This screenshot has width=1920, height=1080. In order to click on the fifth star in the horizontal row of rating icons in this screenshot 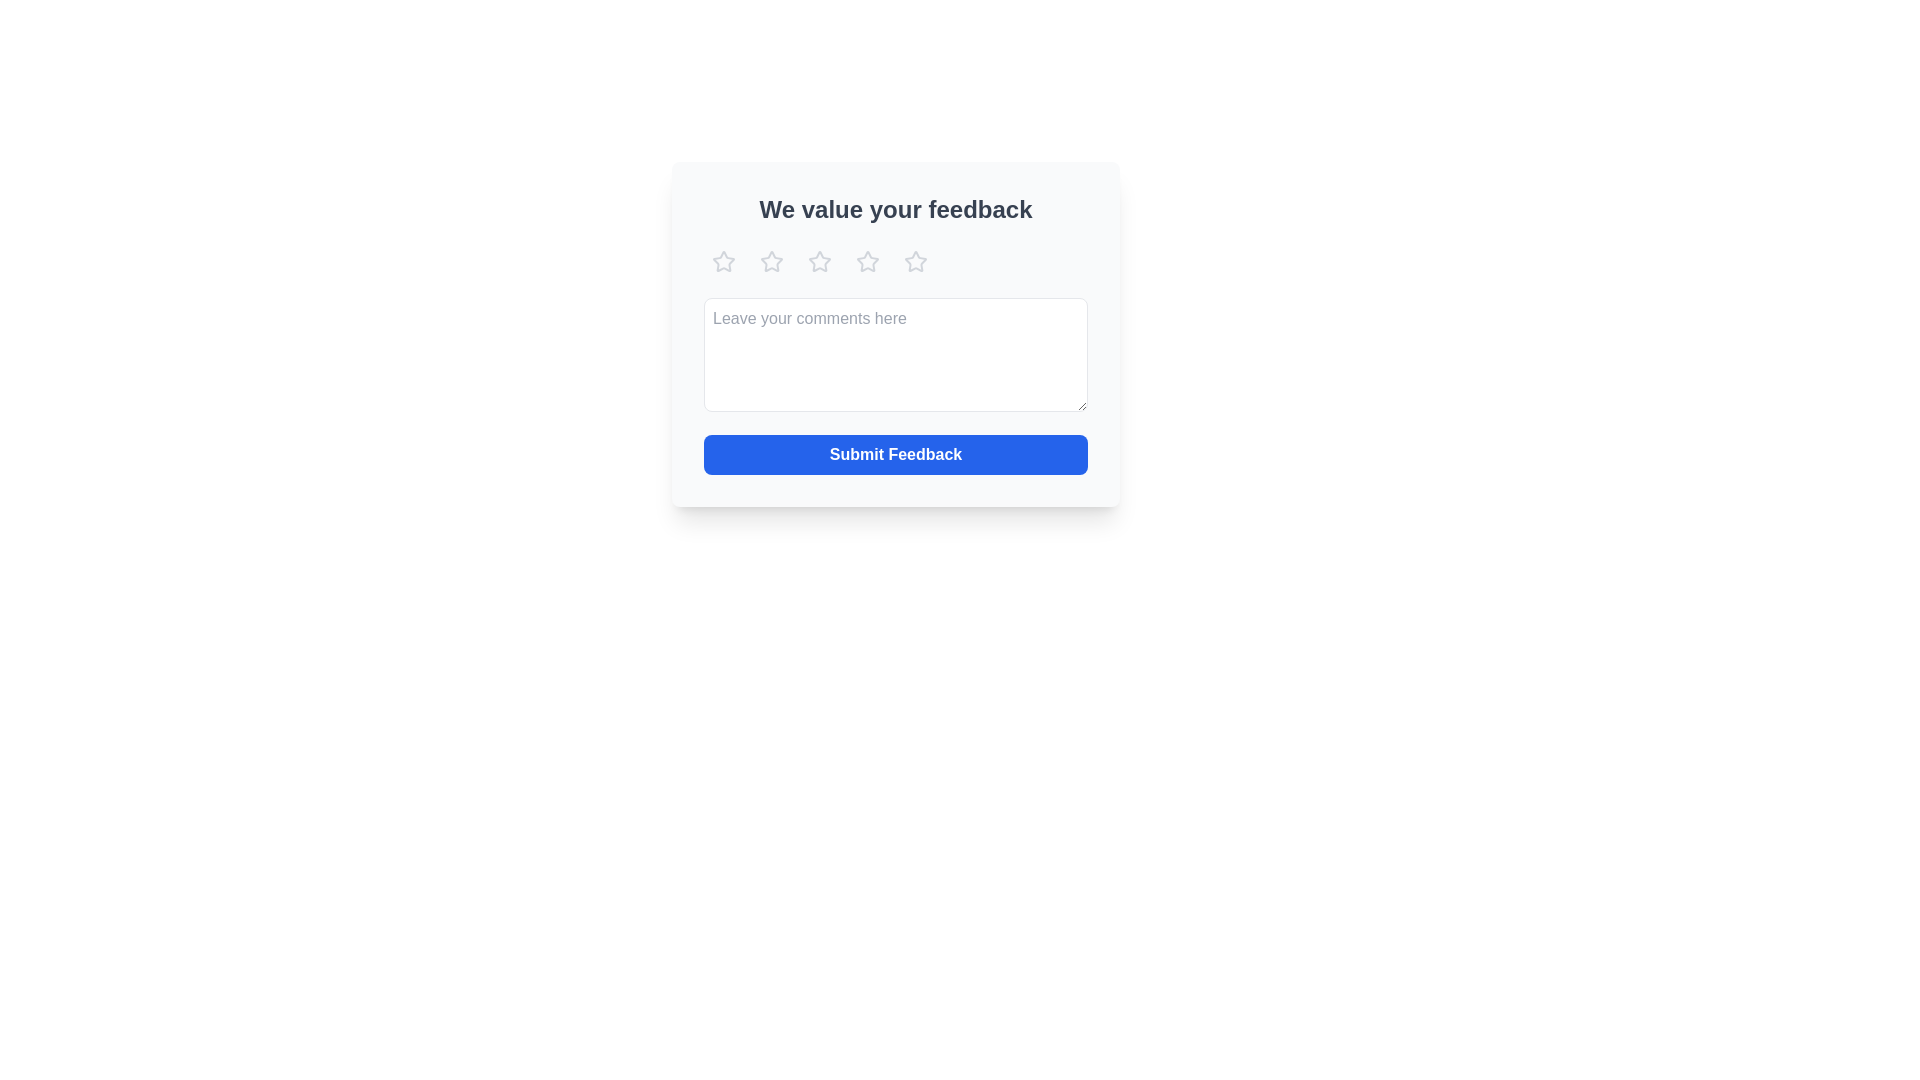, I will do `click(915, 261)`.